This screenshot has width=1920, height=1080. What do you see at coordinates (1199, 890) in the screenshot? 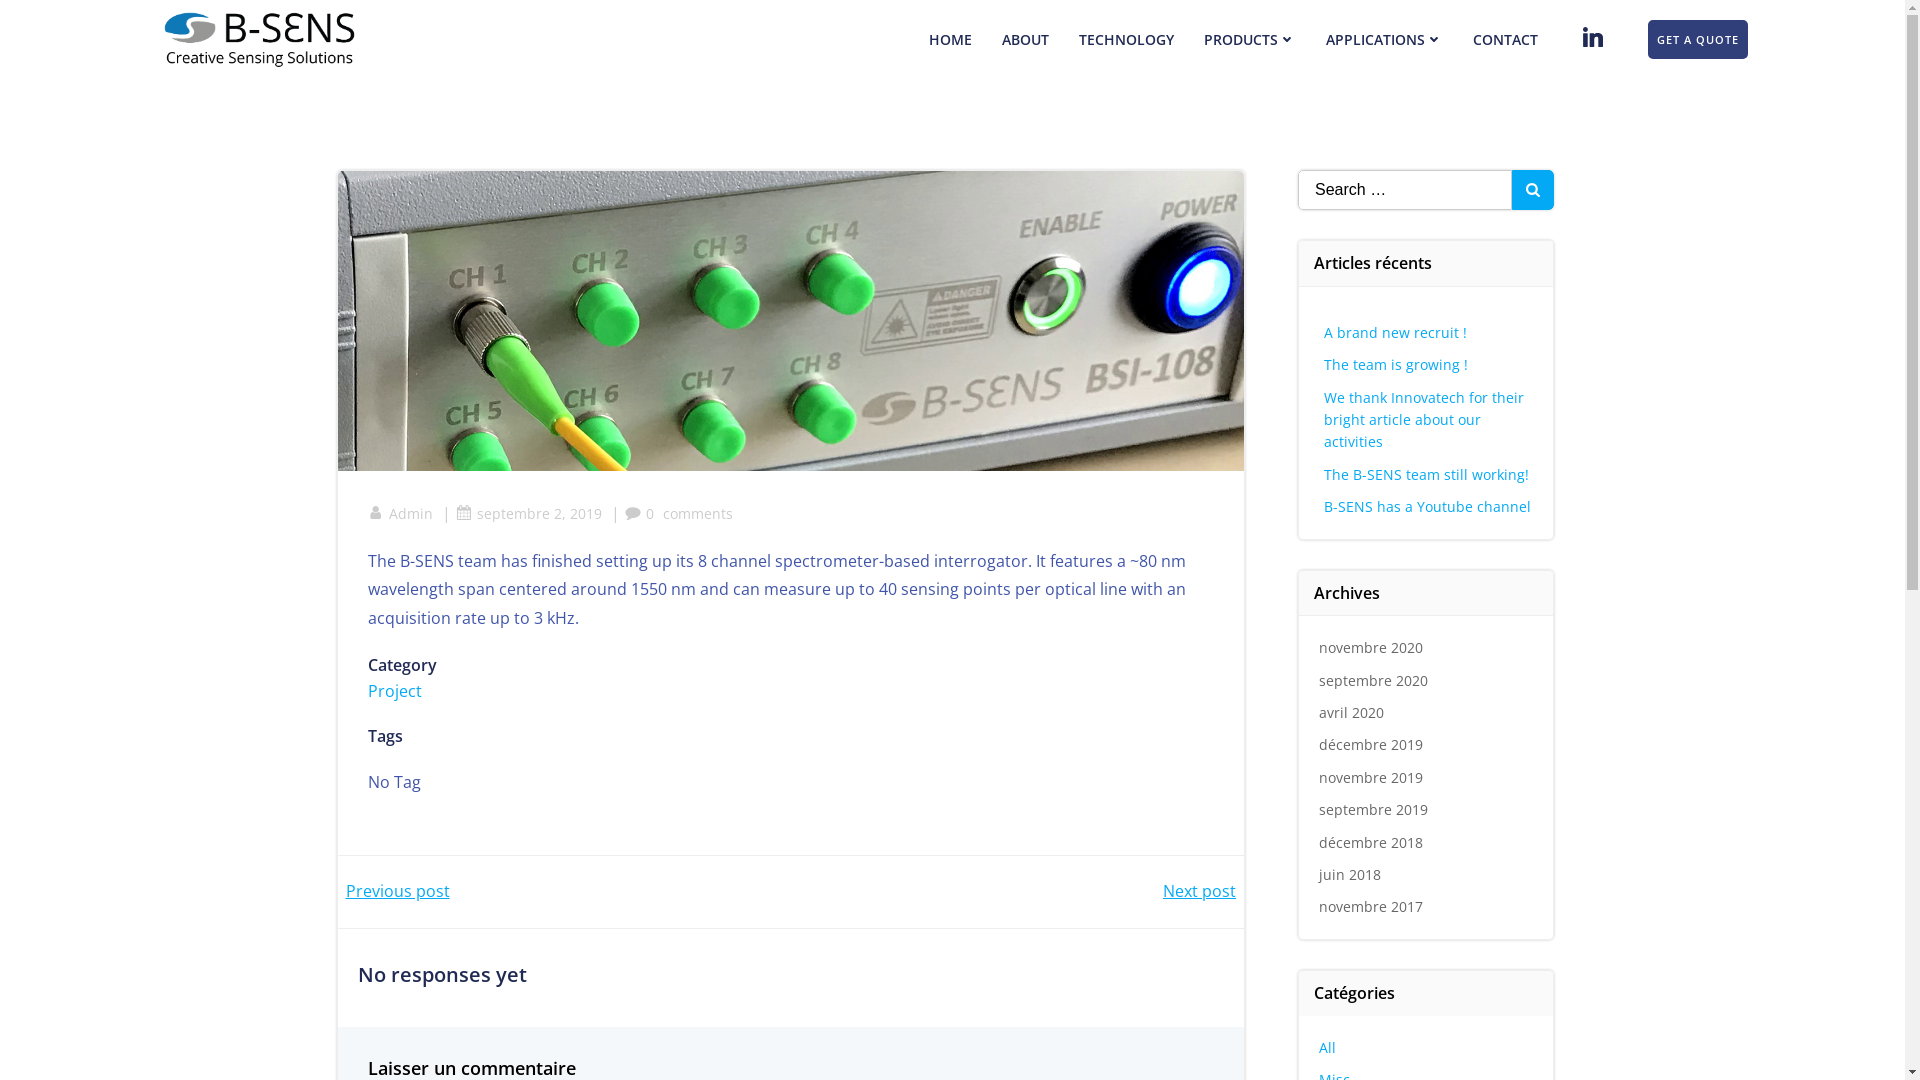
I see `'Next post'` at bounding box center [1199, 890].